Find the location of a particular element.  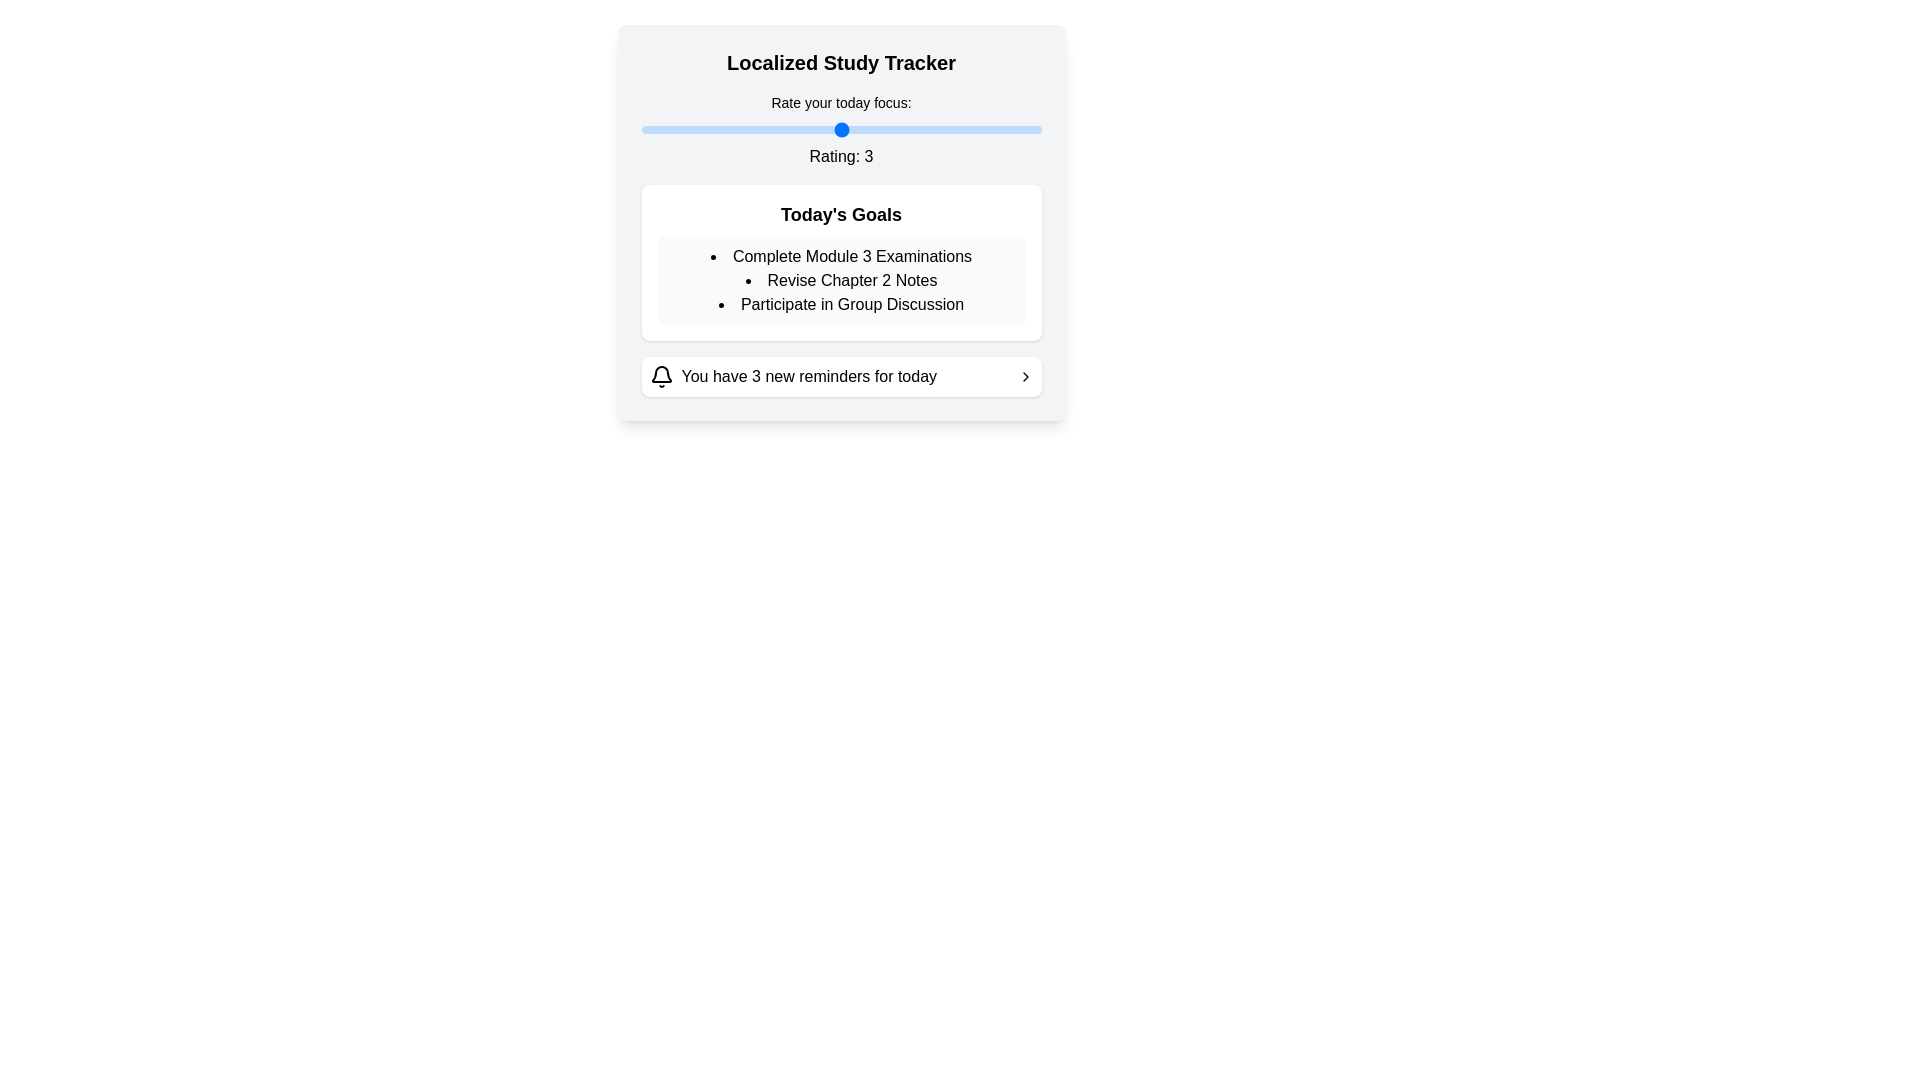

the static text label displaying 'Rating: 3', which is bold and centered, positioned below the slider input labeled 'Rate your today focus:' is located at coordinates (841, 156).